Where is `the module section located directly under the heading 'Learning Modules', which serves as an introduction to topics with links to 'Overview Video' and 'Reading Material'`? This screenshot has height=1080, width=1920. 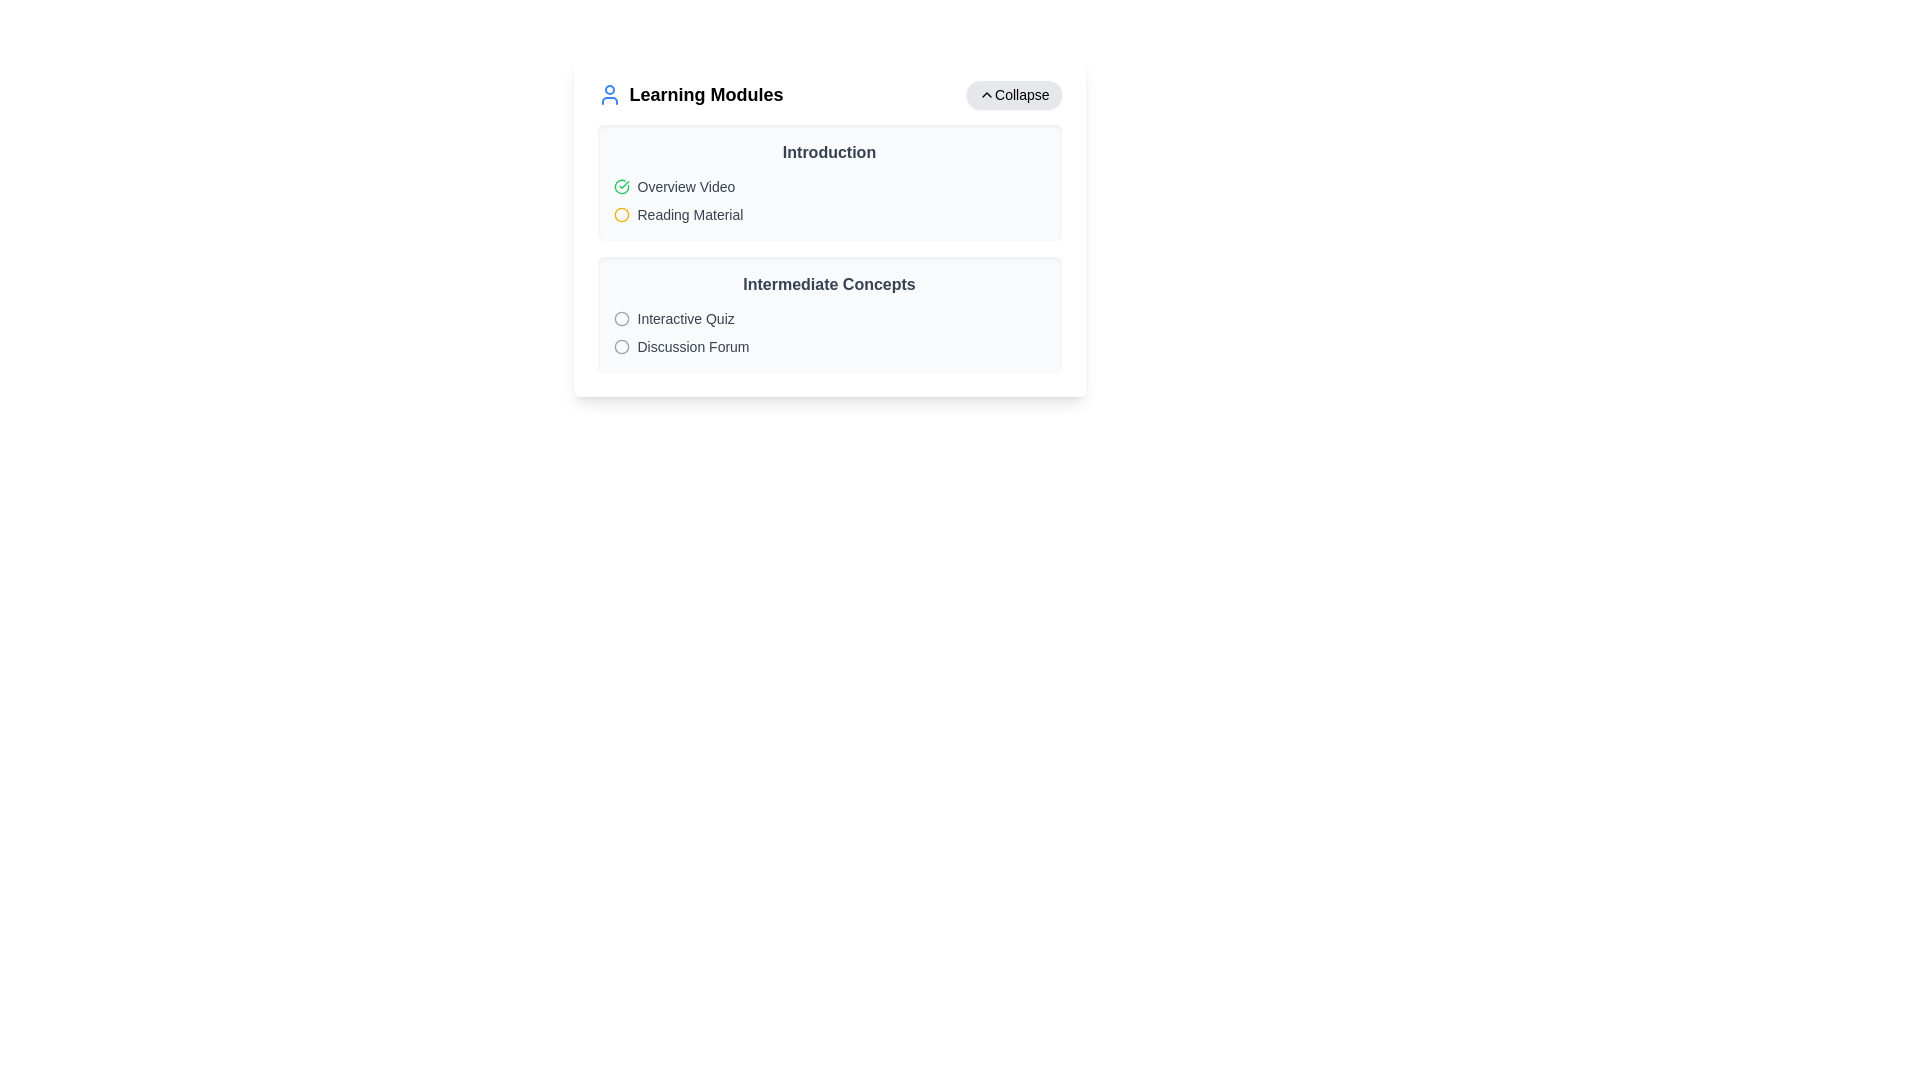 the module section located directly under the heading 'Learning Modules', which serves as an introduction to topics with links to 'Overview Video' and 'Reading Material' is located at coordinates (829, 182).